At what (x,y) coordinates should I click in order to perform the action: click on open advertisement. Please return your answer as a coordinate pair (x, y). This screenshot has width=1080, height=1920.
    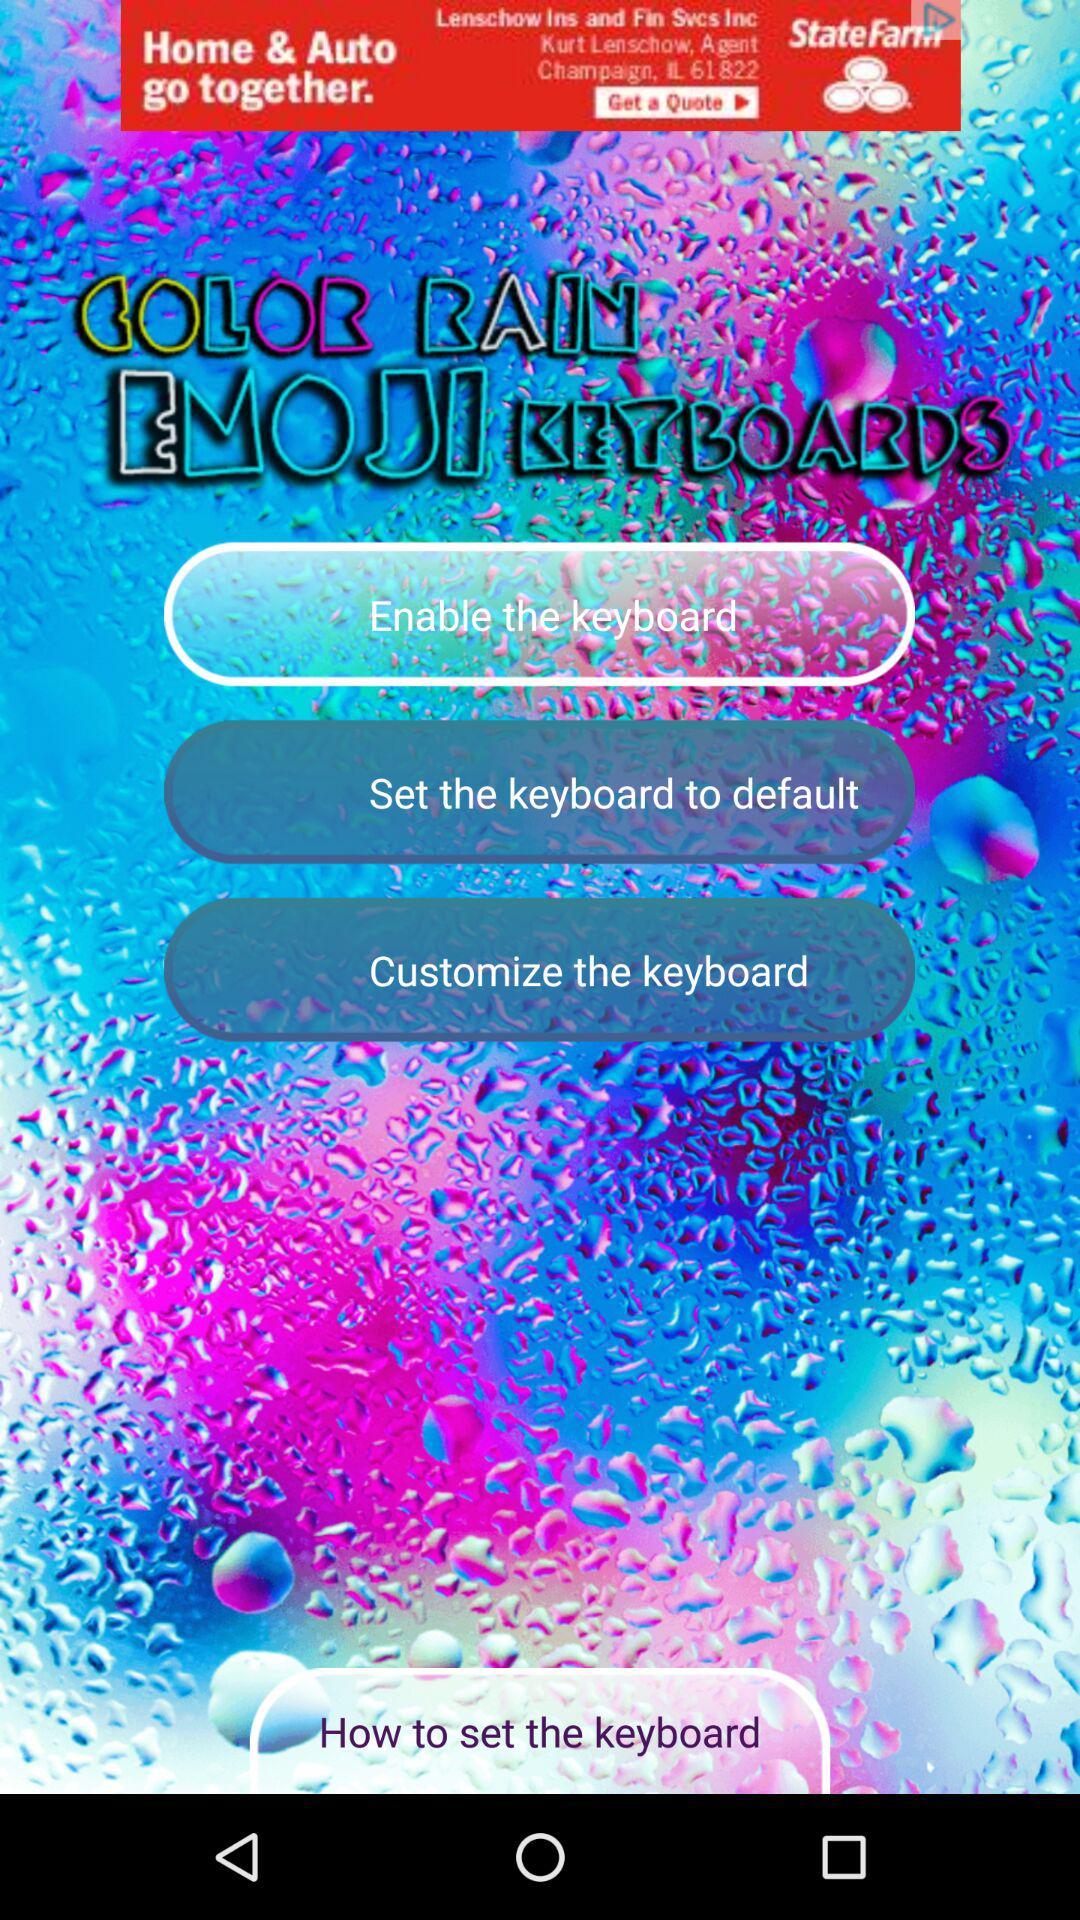
    Looking at the image, I should click on (540, 65).